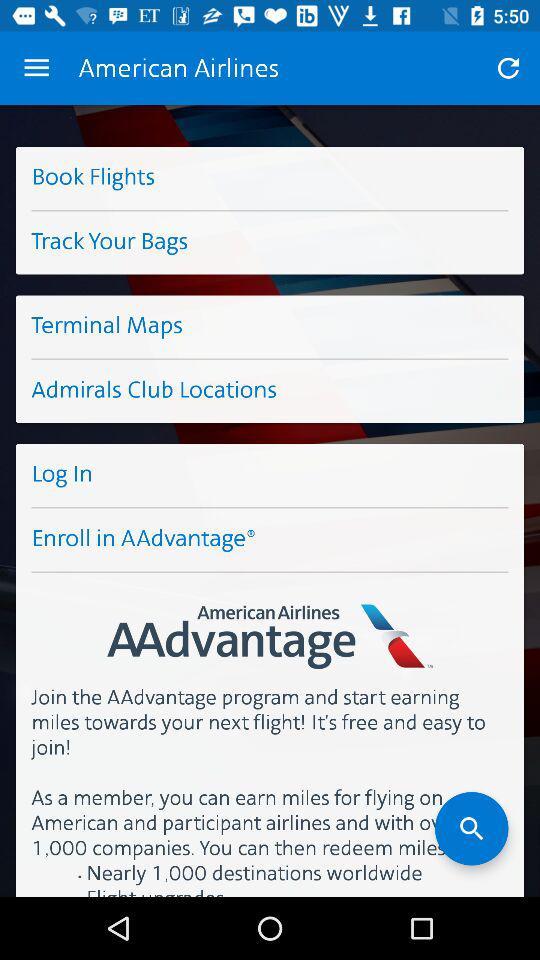  What do you see at coordinates (270, 539) in the screenshot?
I see `the button below log in` at bounding box center [270, 539].